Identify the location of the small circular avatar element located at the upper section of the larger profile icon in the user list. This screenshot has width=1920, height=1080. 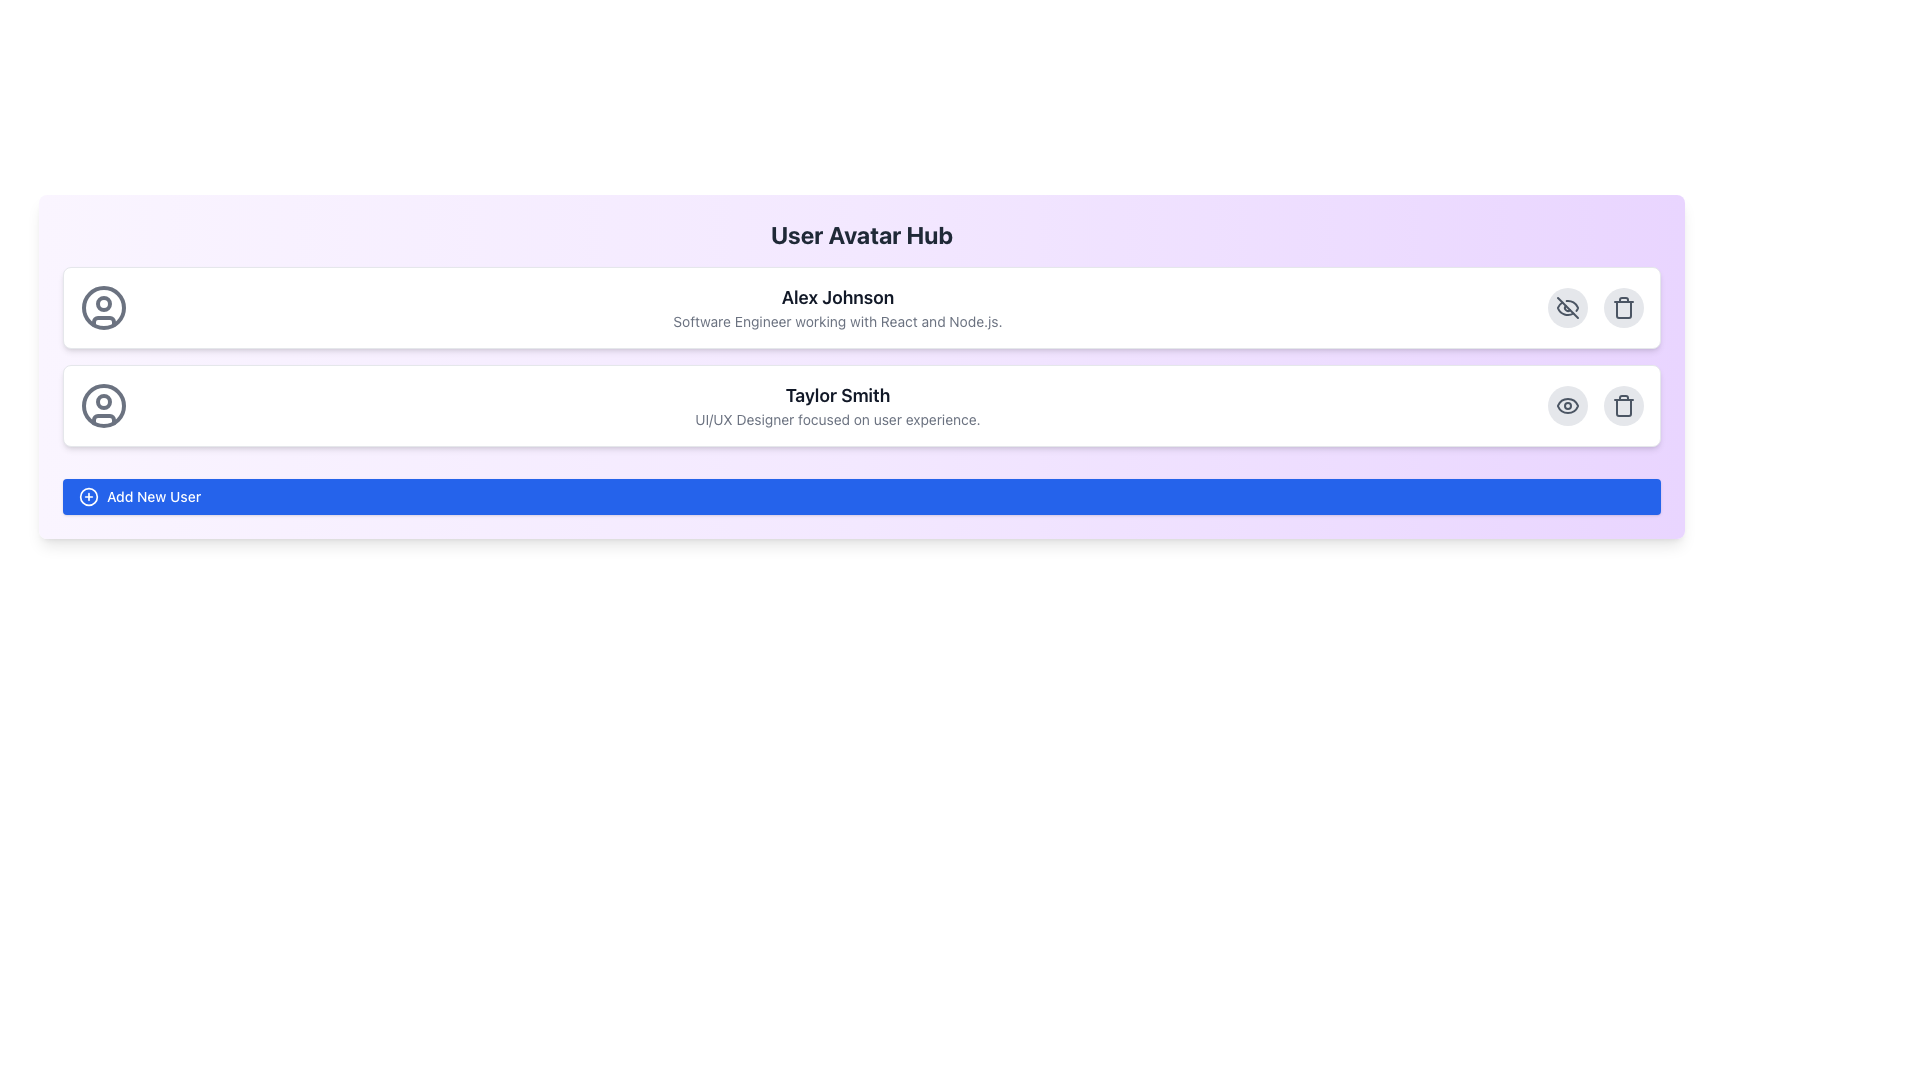
(103, 401).